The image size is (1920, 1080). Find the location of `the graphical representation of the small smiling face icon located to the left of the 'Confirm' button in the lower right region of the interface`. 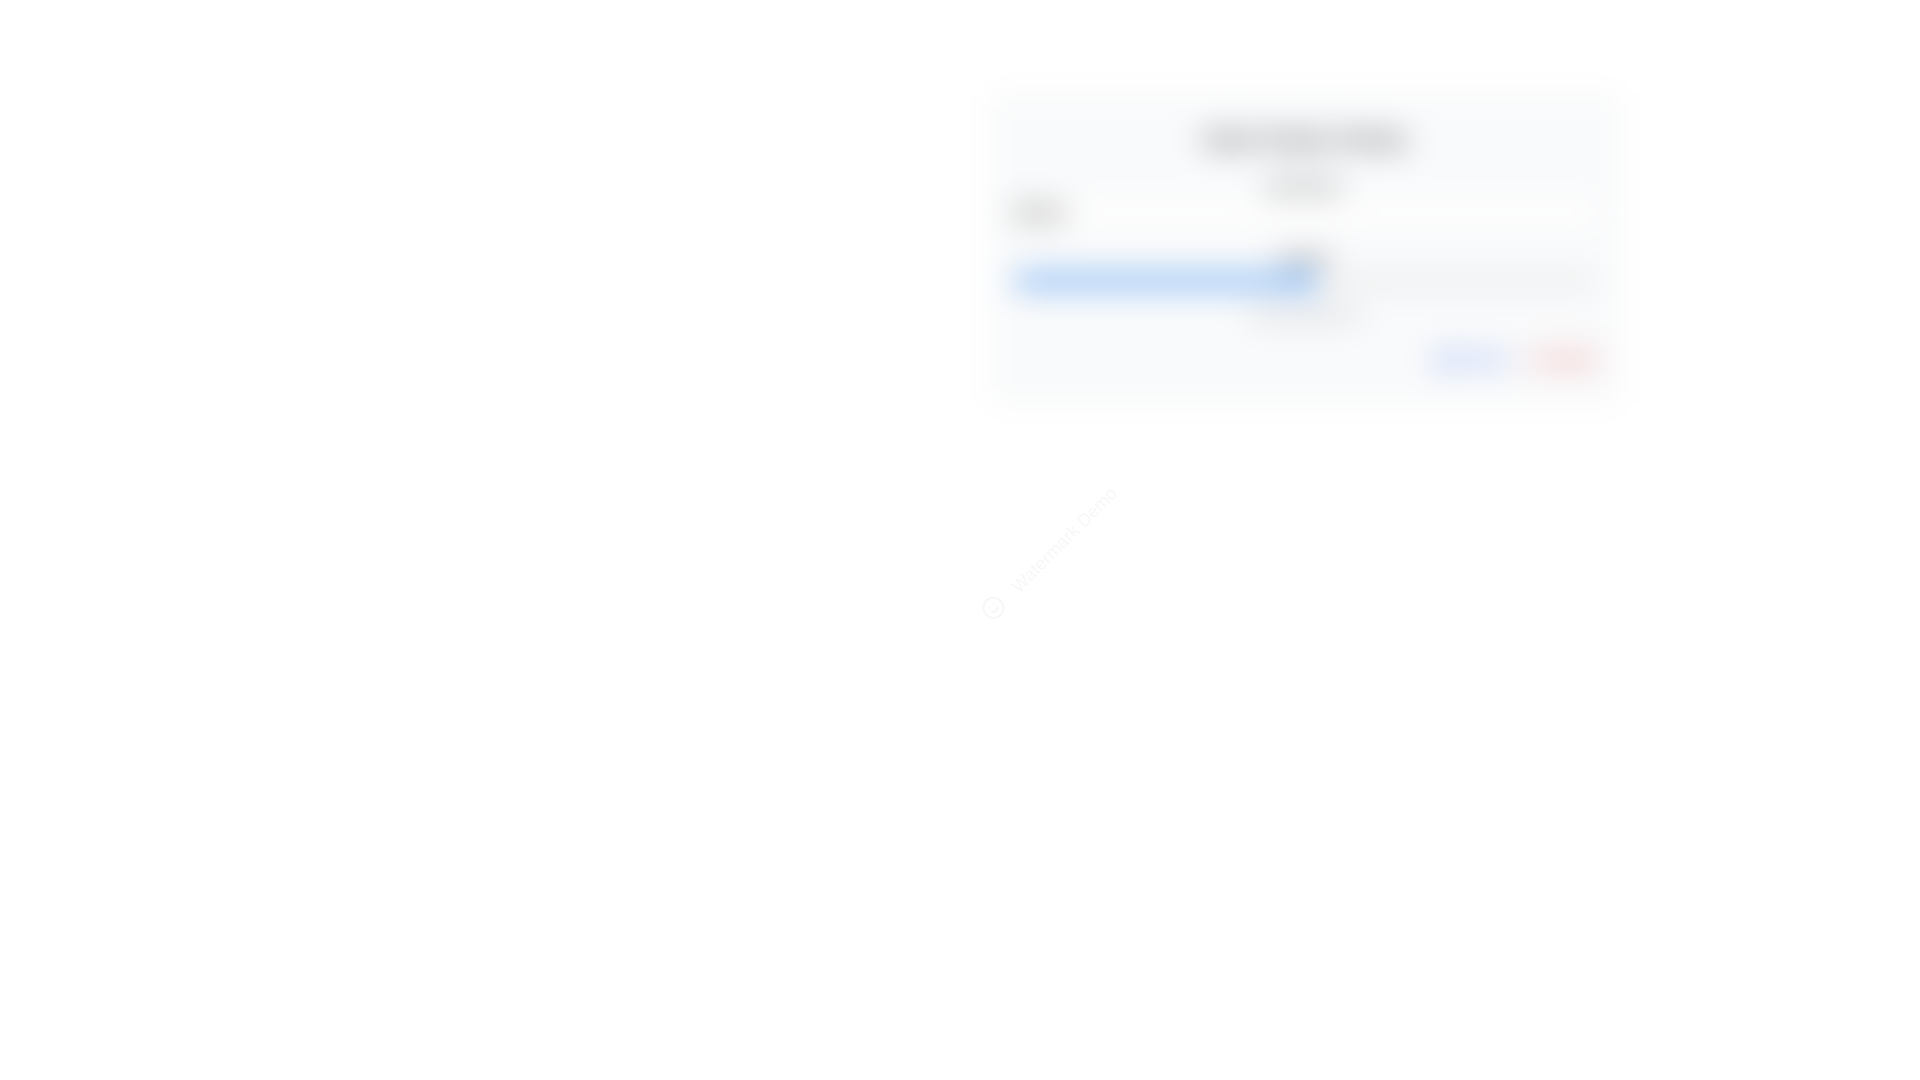

the graphical representation of the small smiling face icon located to the left of the 'Confirm' button in the lower right region of the interface is located at coordinates (1444, 358).